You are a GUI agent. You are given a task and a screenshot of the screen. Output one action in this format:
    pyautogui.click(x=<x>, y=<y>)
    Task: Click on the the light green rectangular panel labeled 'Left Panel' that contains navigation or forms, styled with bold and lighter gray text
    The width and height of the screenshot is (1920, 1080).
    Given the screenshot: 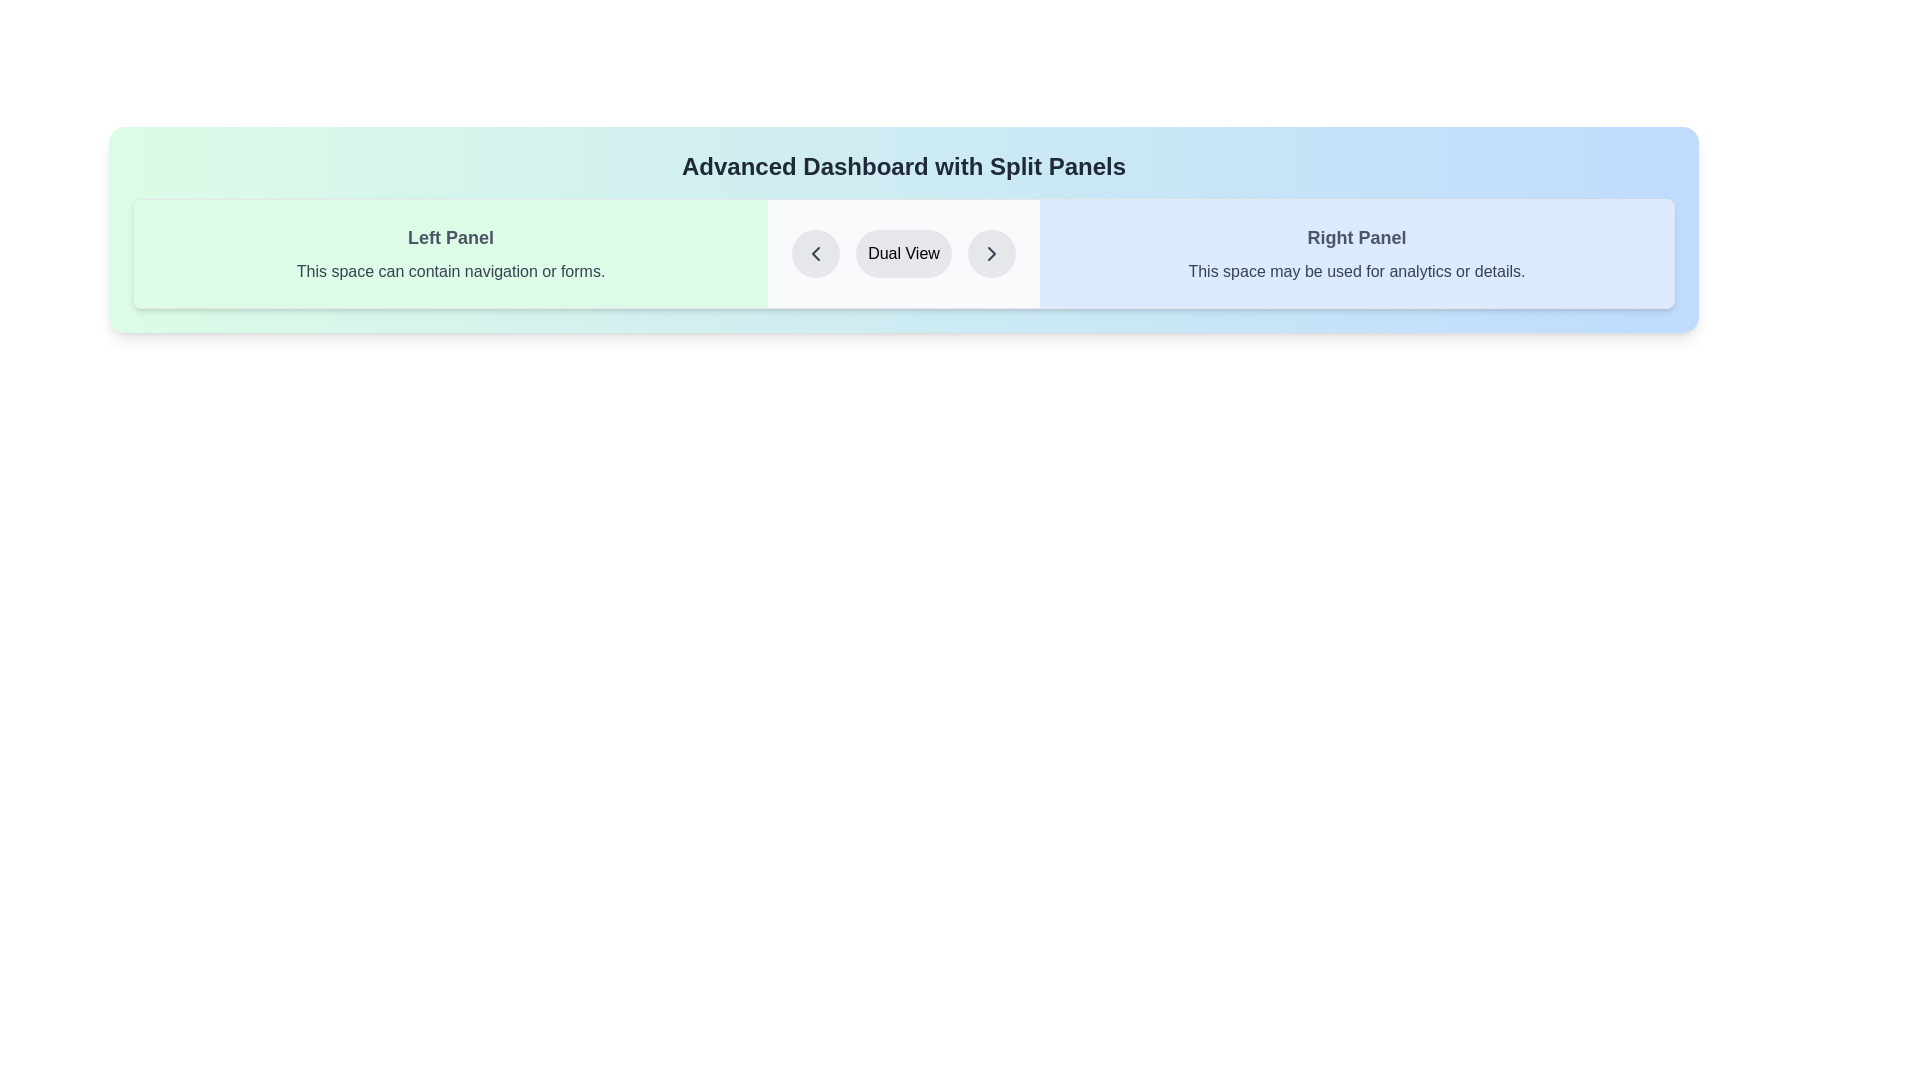 What is the action you would take?
    pyautogui.click(x=450, y=253)
    